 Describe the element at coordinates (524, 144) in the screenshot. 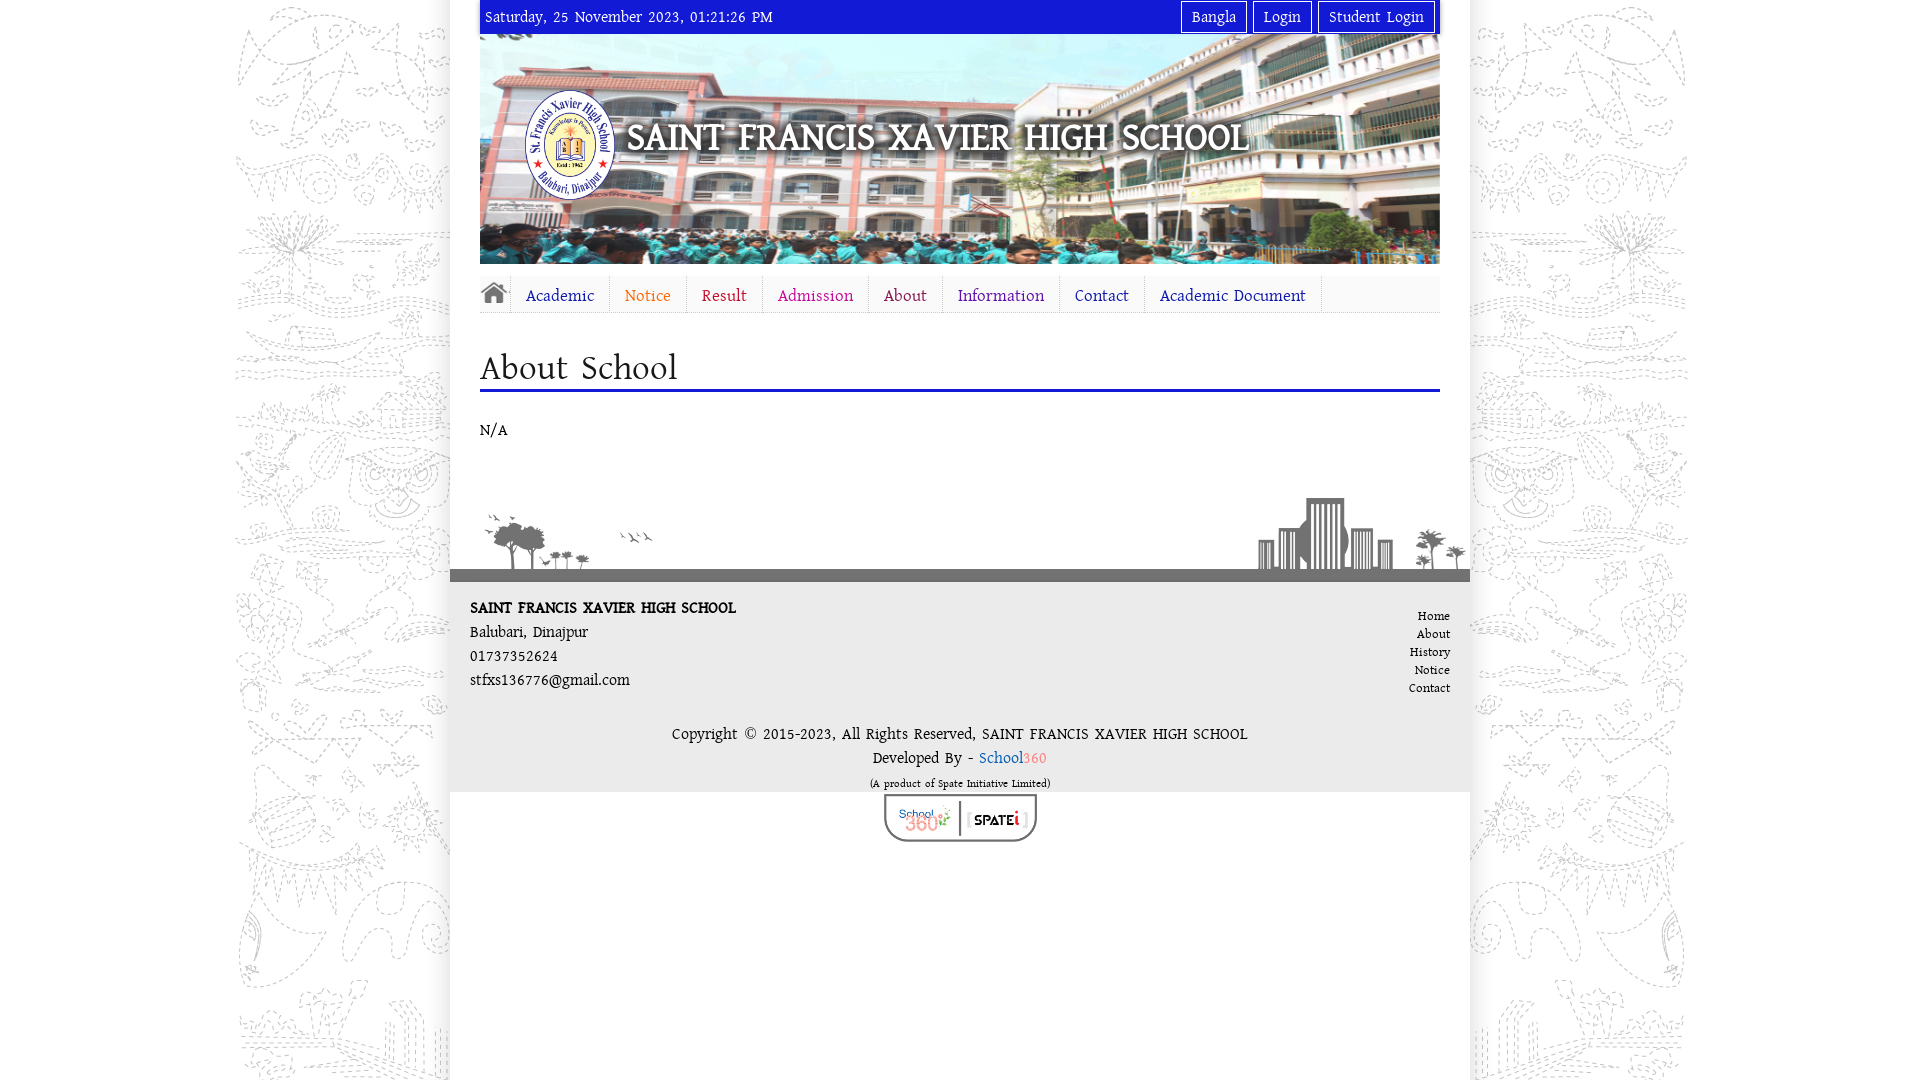

I see `'` at that location.